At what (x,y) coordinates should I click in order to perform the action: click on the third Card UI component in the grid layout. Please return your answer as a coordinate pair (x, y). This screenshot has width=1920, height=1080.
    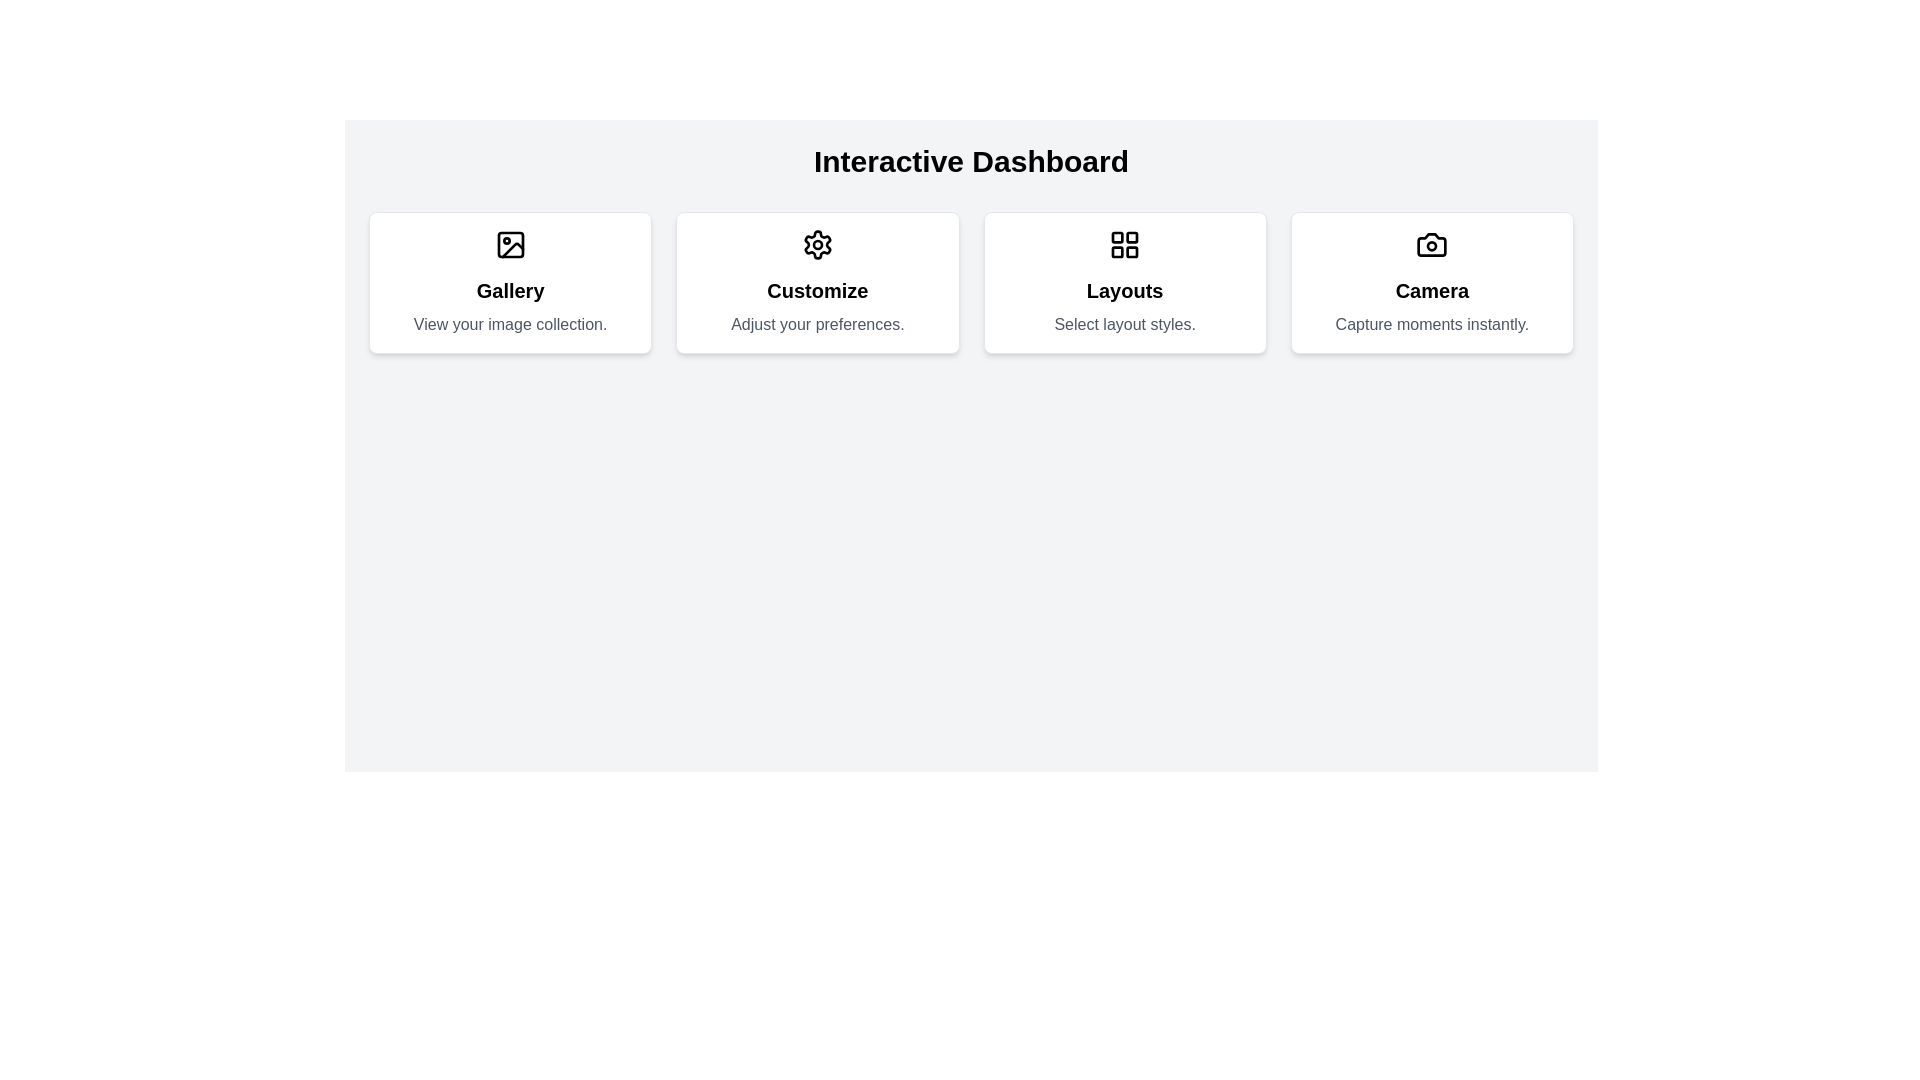
    Looking at the image, I should click on (1125, 282).